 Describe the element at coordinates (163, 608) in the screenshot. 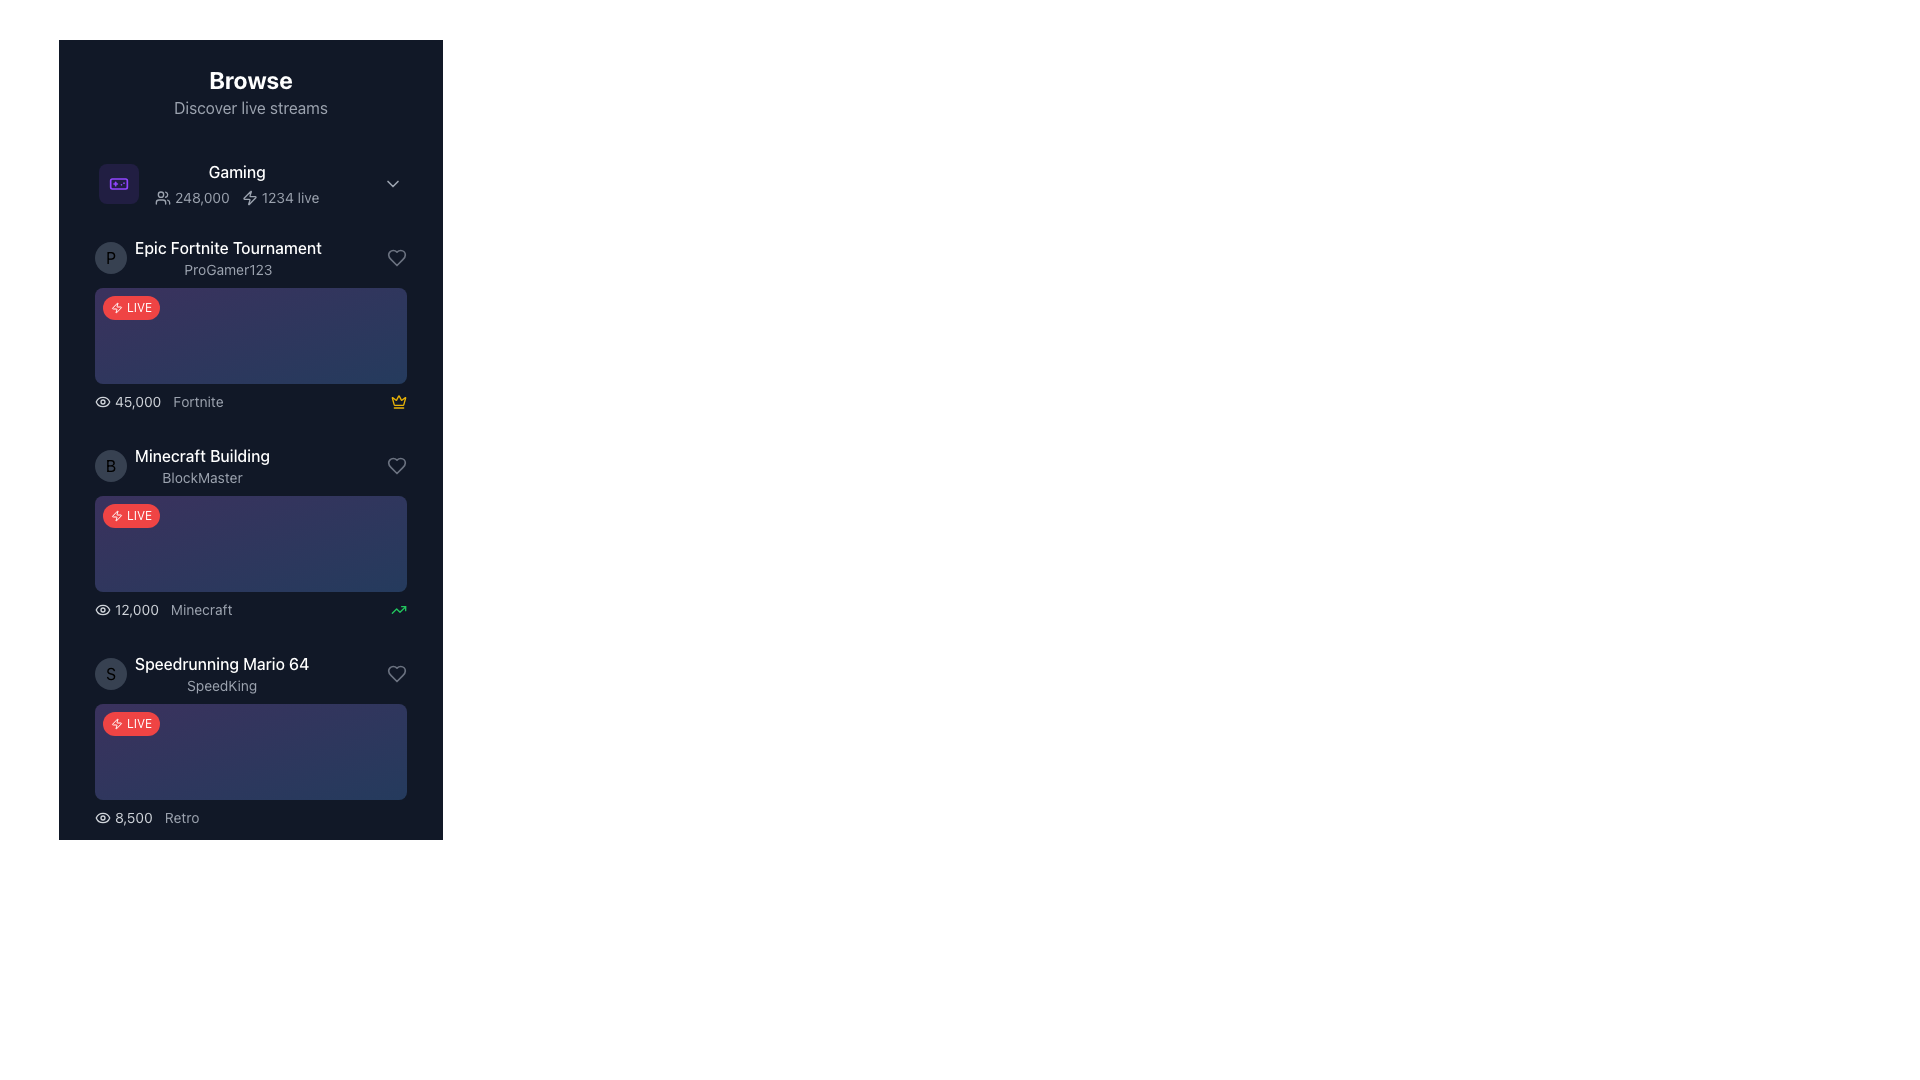

I see `the Informative label displaying '12,000' and 'Minecraft' with an eye icon on a dark background` at that location.